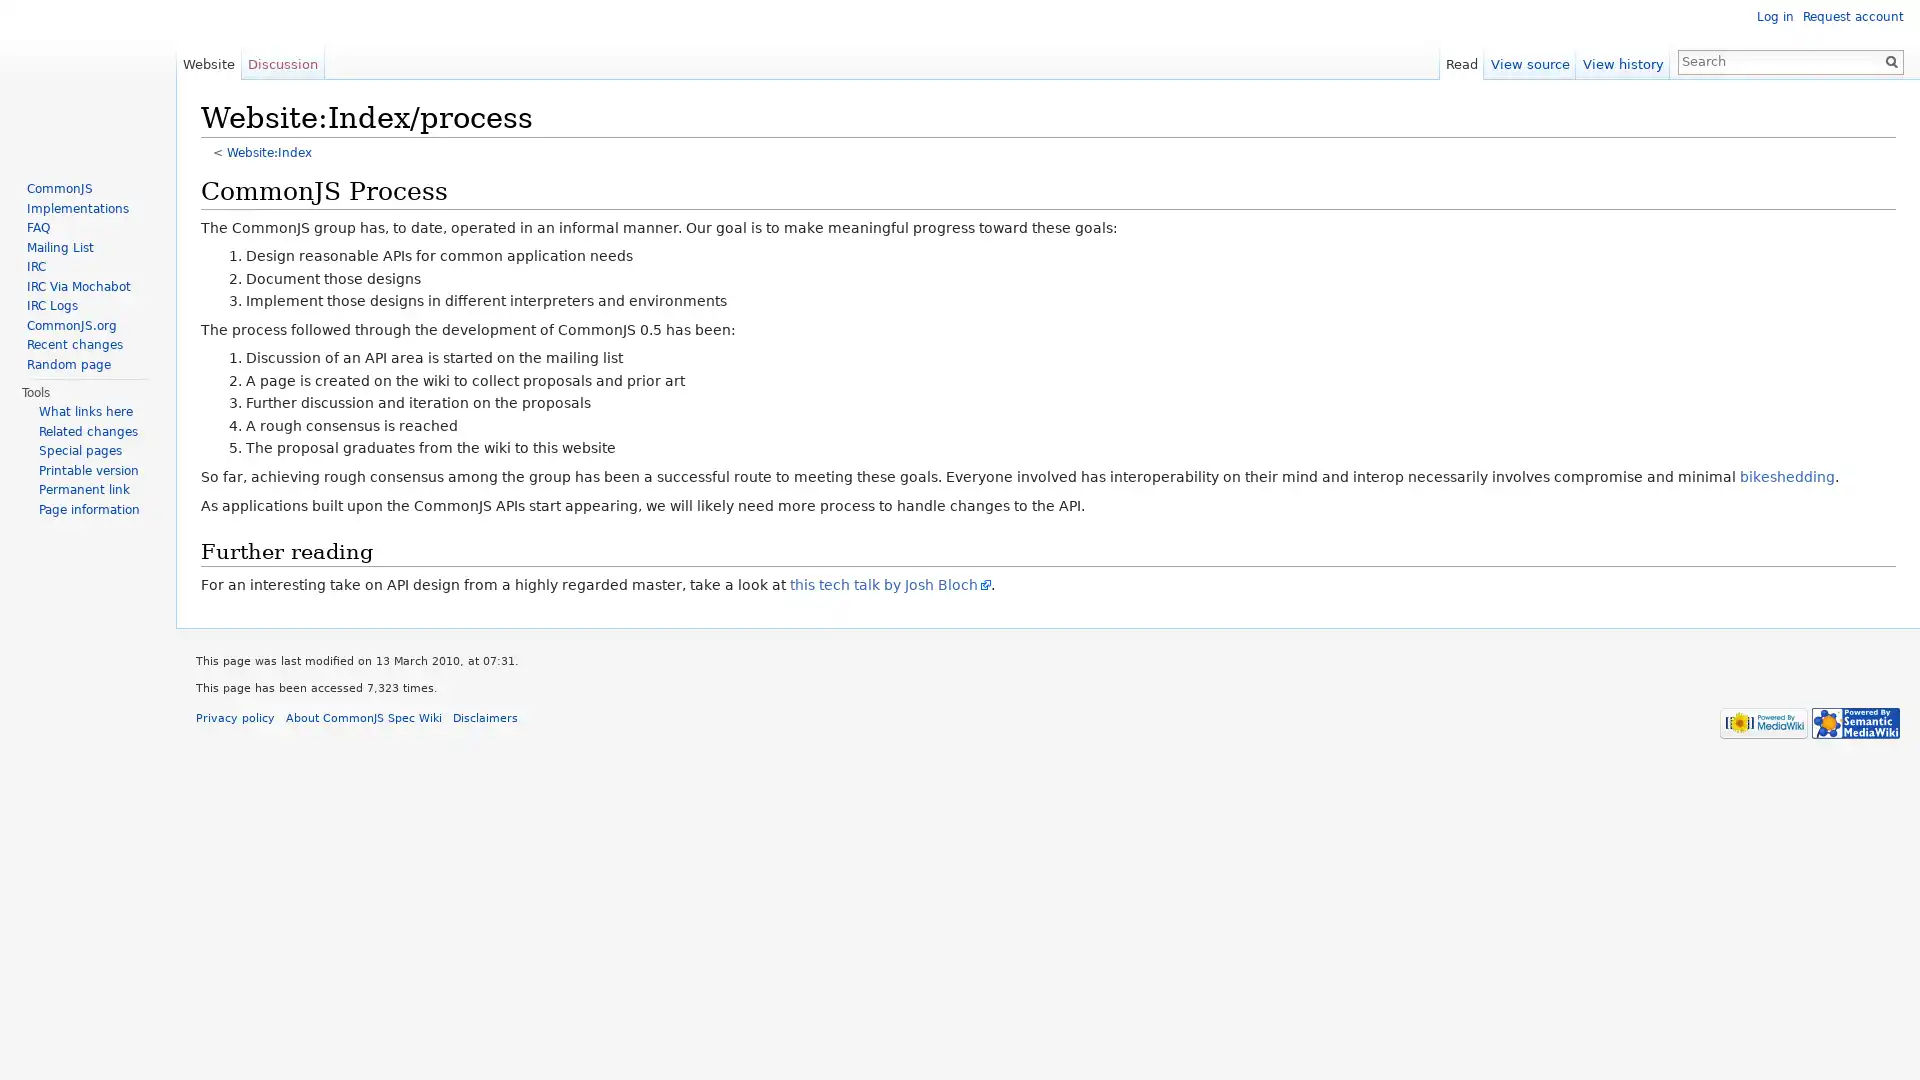 This screenshot has width=1920, height=1080. Describe the element at coordinates (1890, 60) in the screenshot. I see `Go` at that location.